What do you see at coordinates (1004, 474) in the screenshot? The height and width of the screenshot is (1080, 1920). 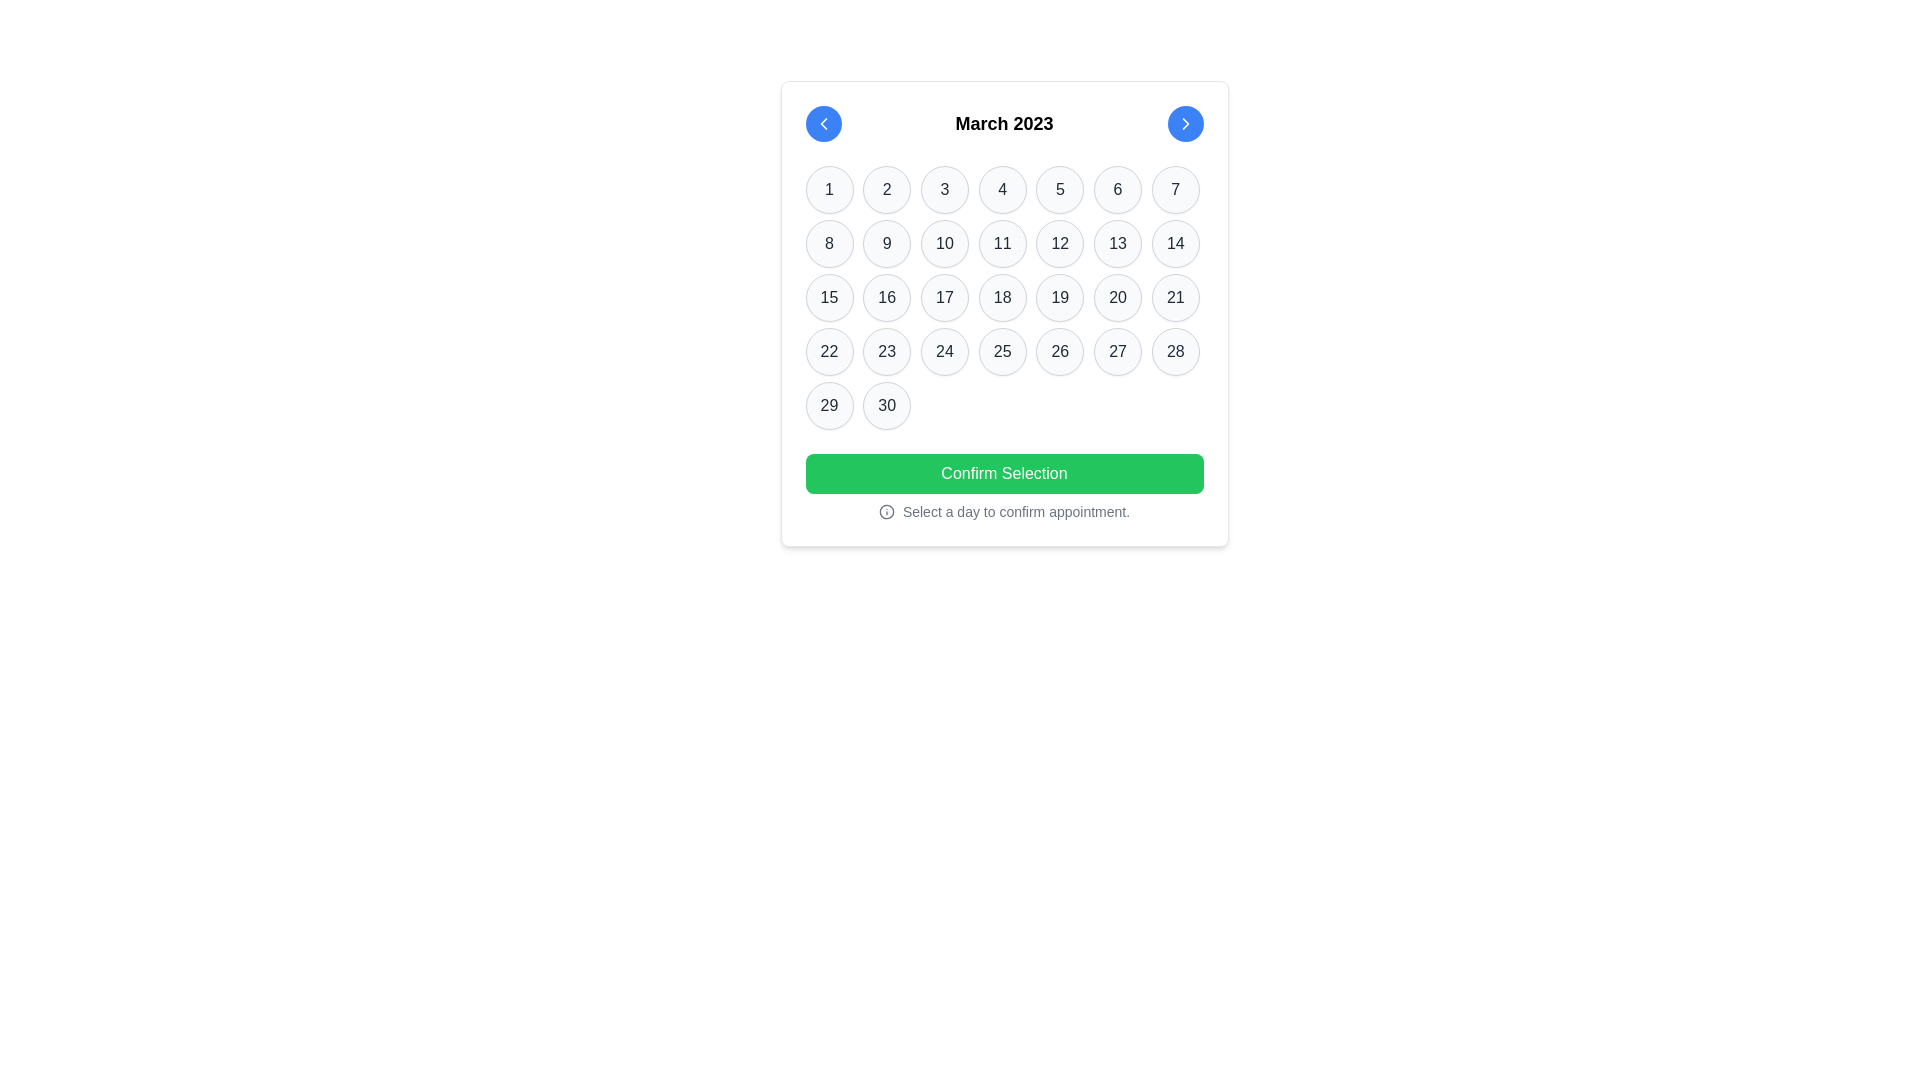 I see `the green 'Confirm Selection' button located at the bottom center of the calendar panel to confirm the selection` at bounding box center [1004, 474].